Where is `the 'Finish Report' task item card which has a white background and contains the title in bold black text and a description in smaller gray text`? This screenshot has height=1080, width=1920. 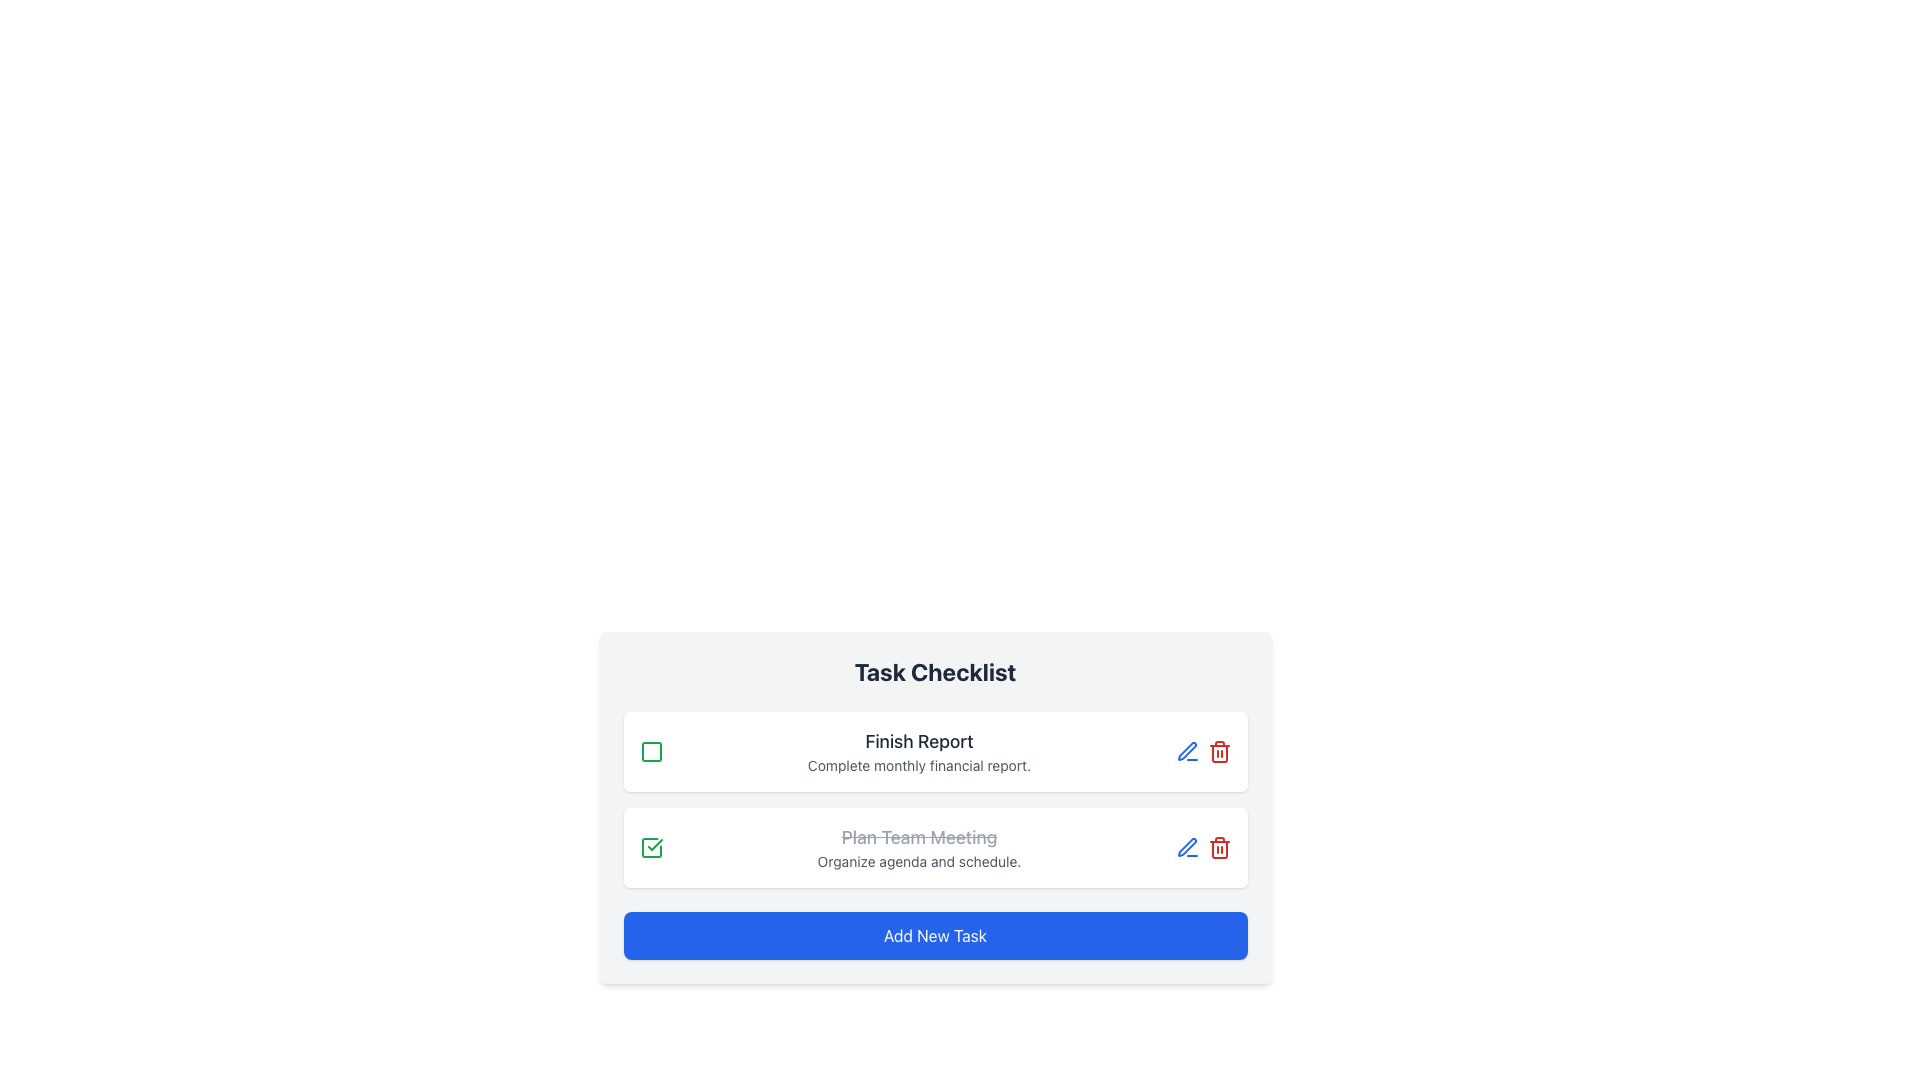 the 'Finish Report' task item card which has a white background and contains the title in bold black text and a description in smaller gray text is located at coordinates (934, 752).